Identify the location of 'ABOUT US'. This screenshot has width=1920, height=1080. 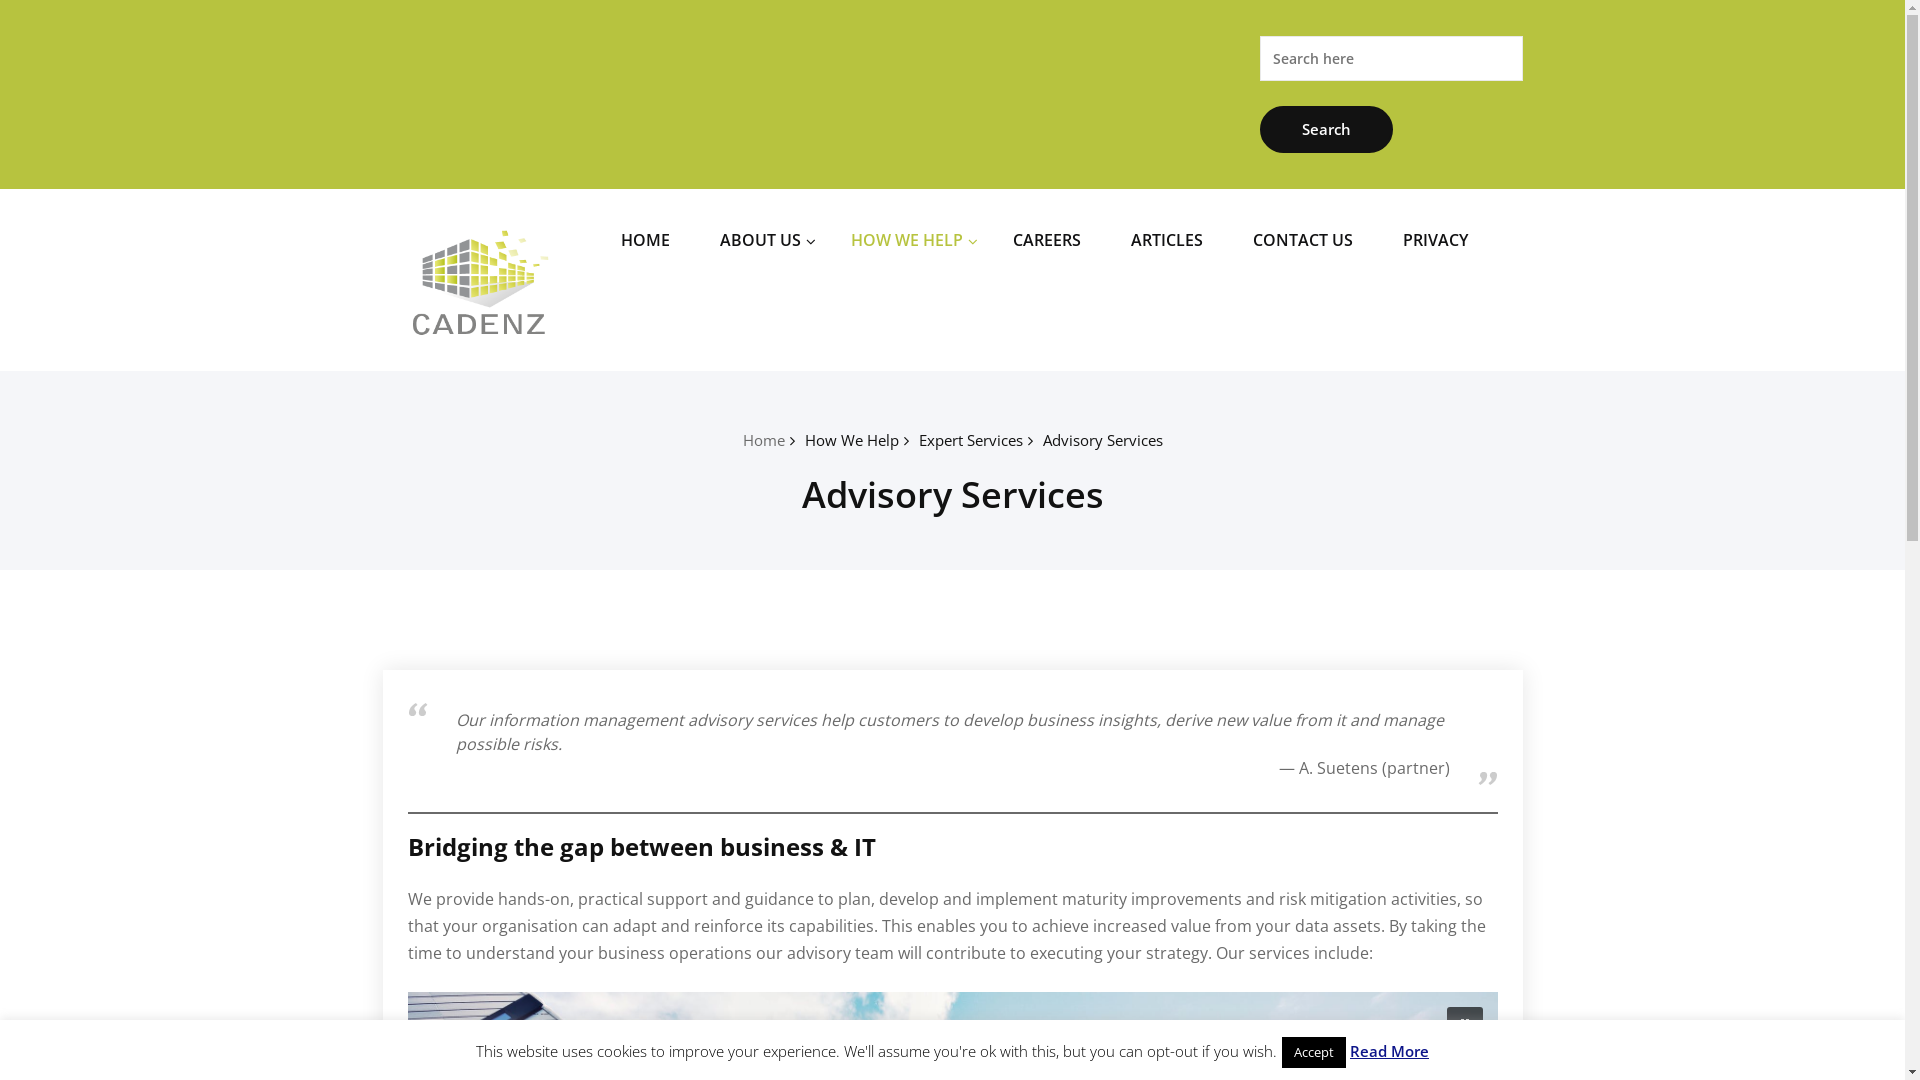
(758, 238).